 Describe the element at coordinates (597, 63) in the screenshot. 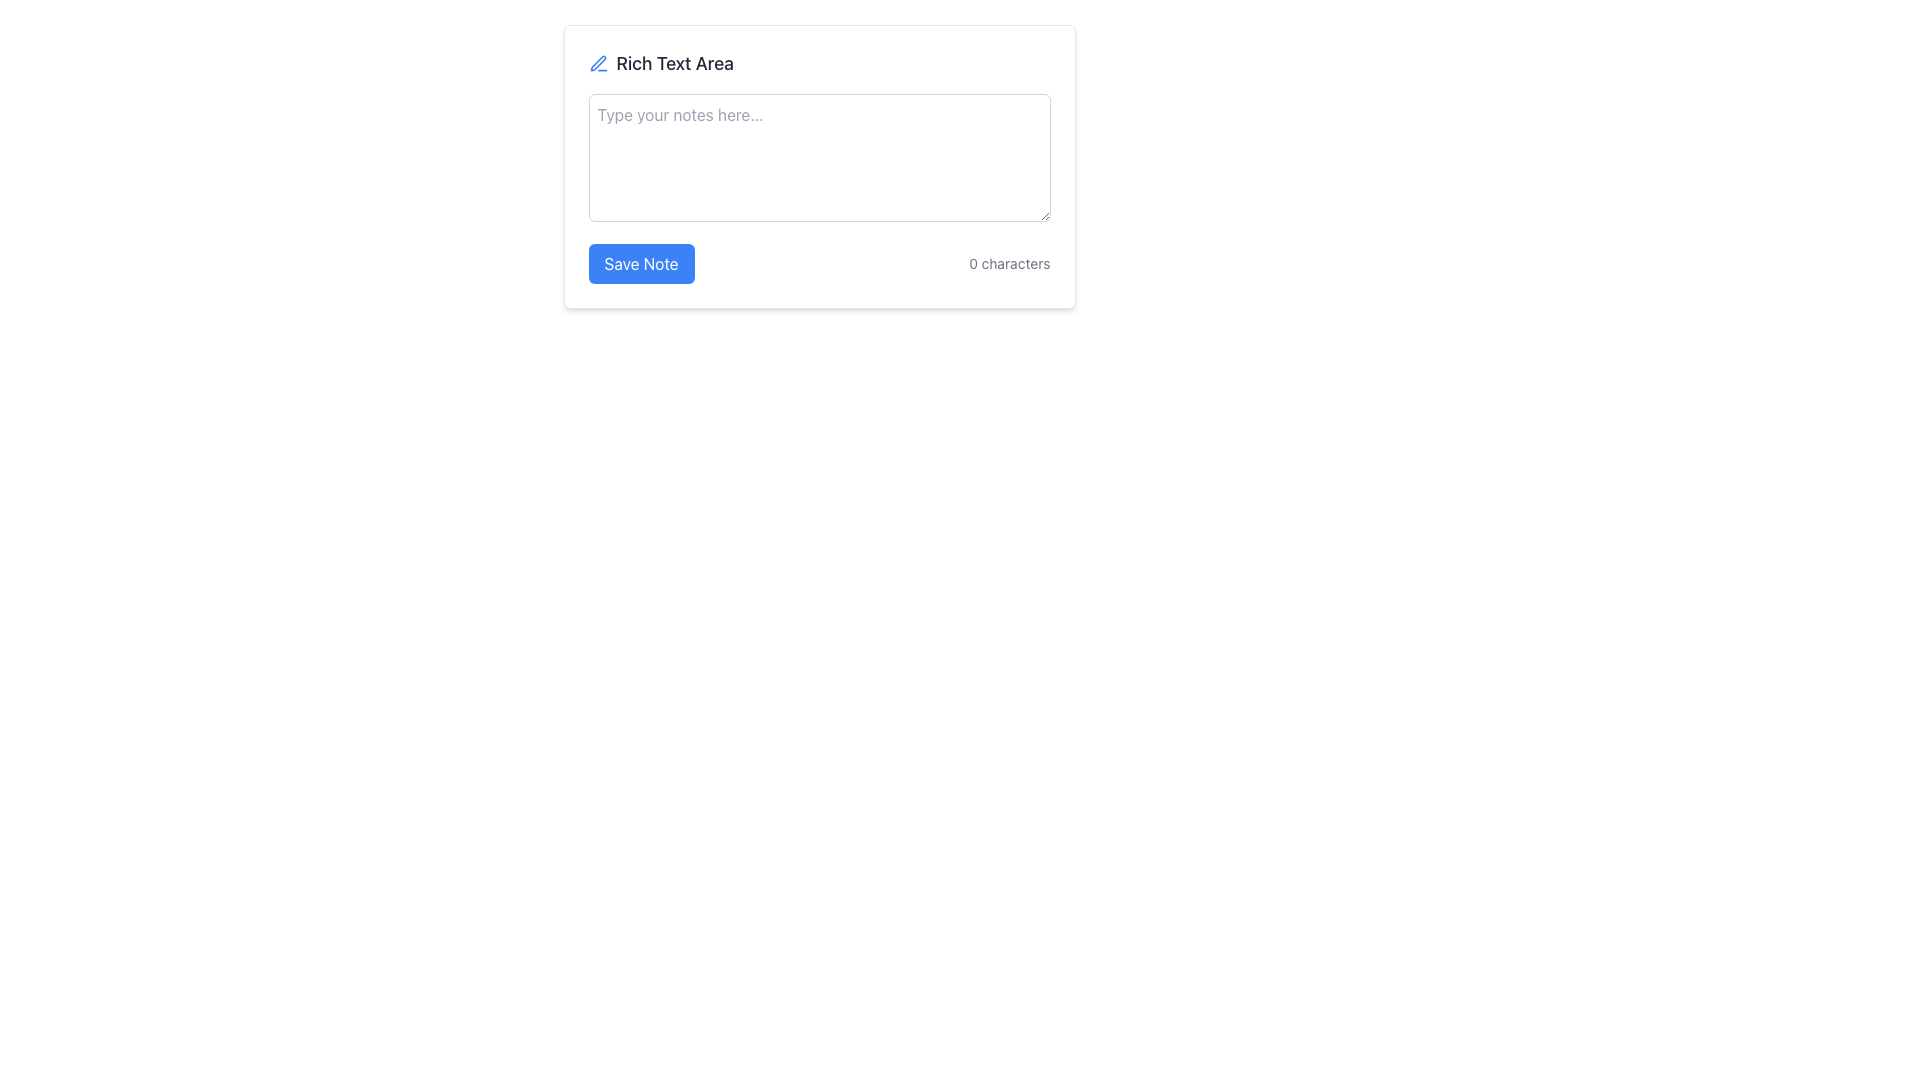

I see `the pen-like icon with a blue outline located to the left of the 'Rich Text Area' label` at that location.